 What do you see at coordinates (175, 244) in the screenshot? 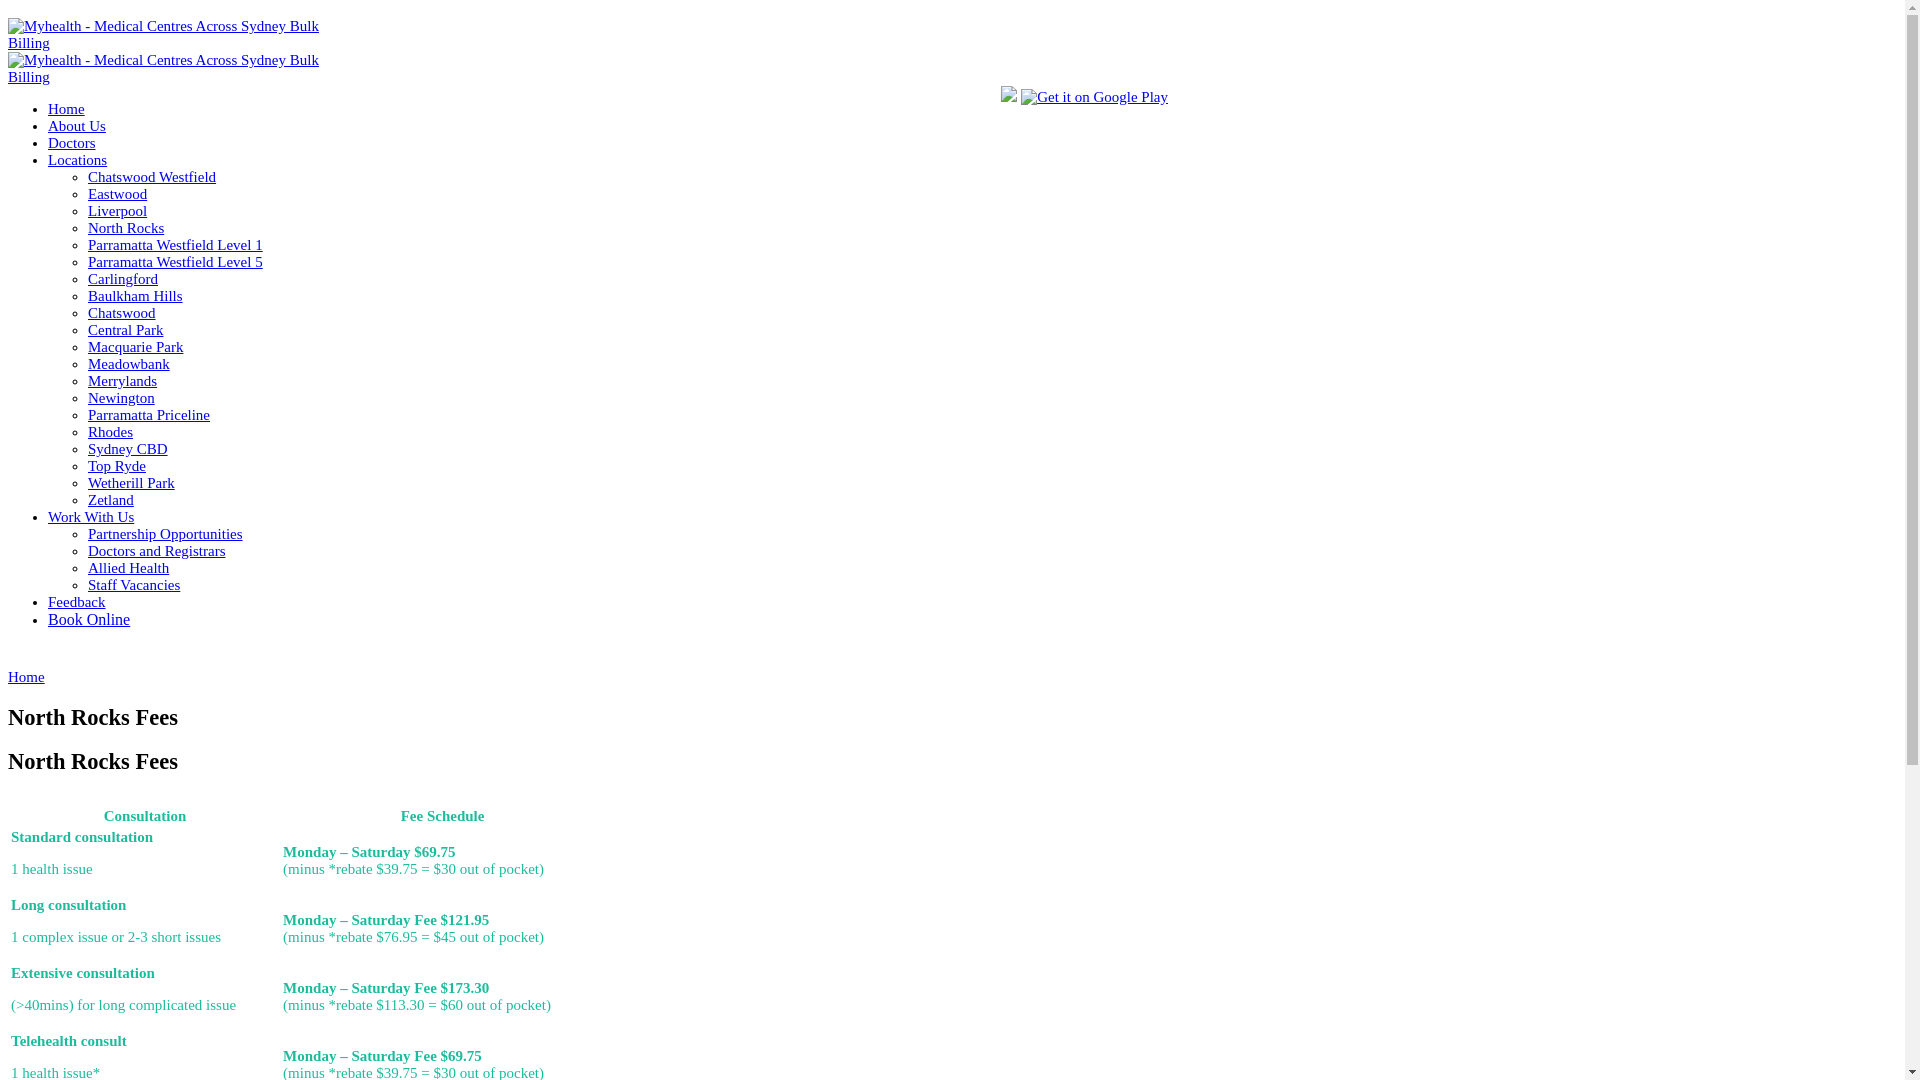
I see `'Parramatta Westfield Level 1'` at bounding box center [175, 244].